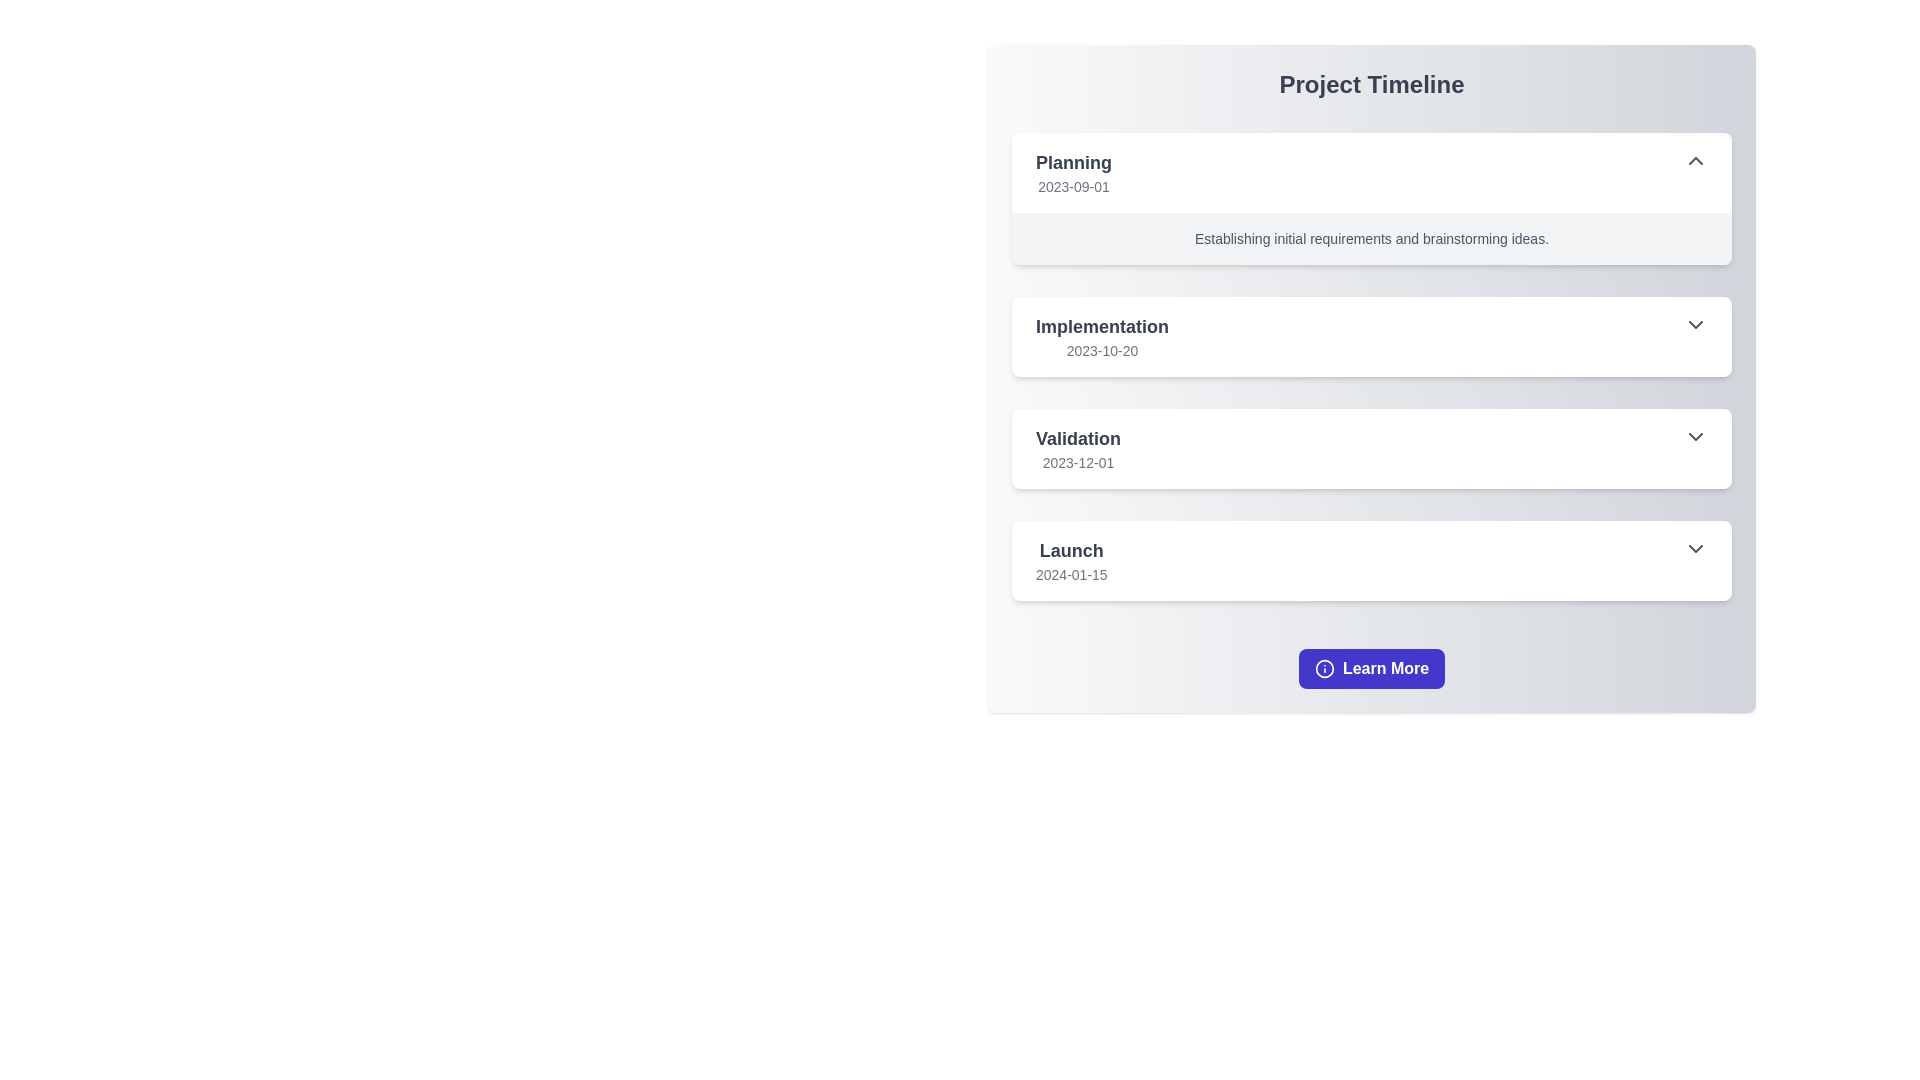  Describe the element at coordinates (1371, 335) in the screenshot. I see `the 'Implementation' phase card in the project timeline` at that location.